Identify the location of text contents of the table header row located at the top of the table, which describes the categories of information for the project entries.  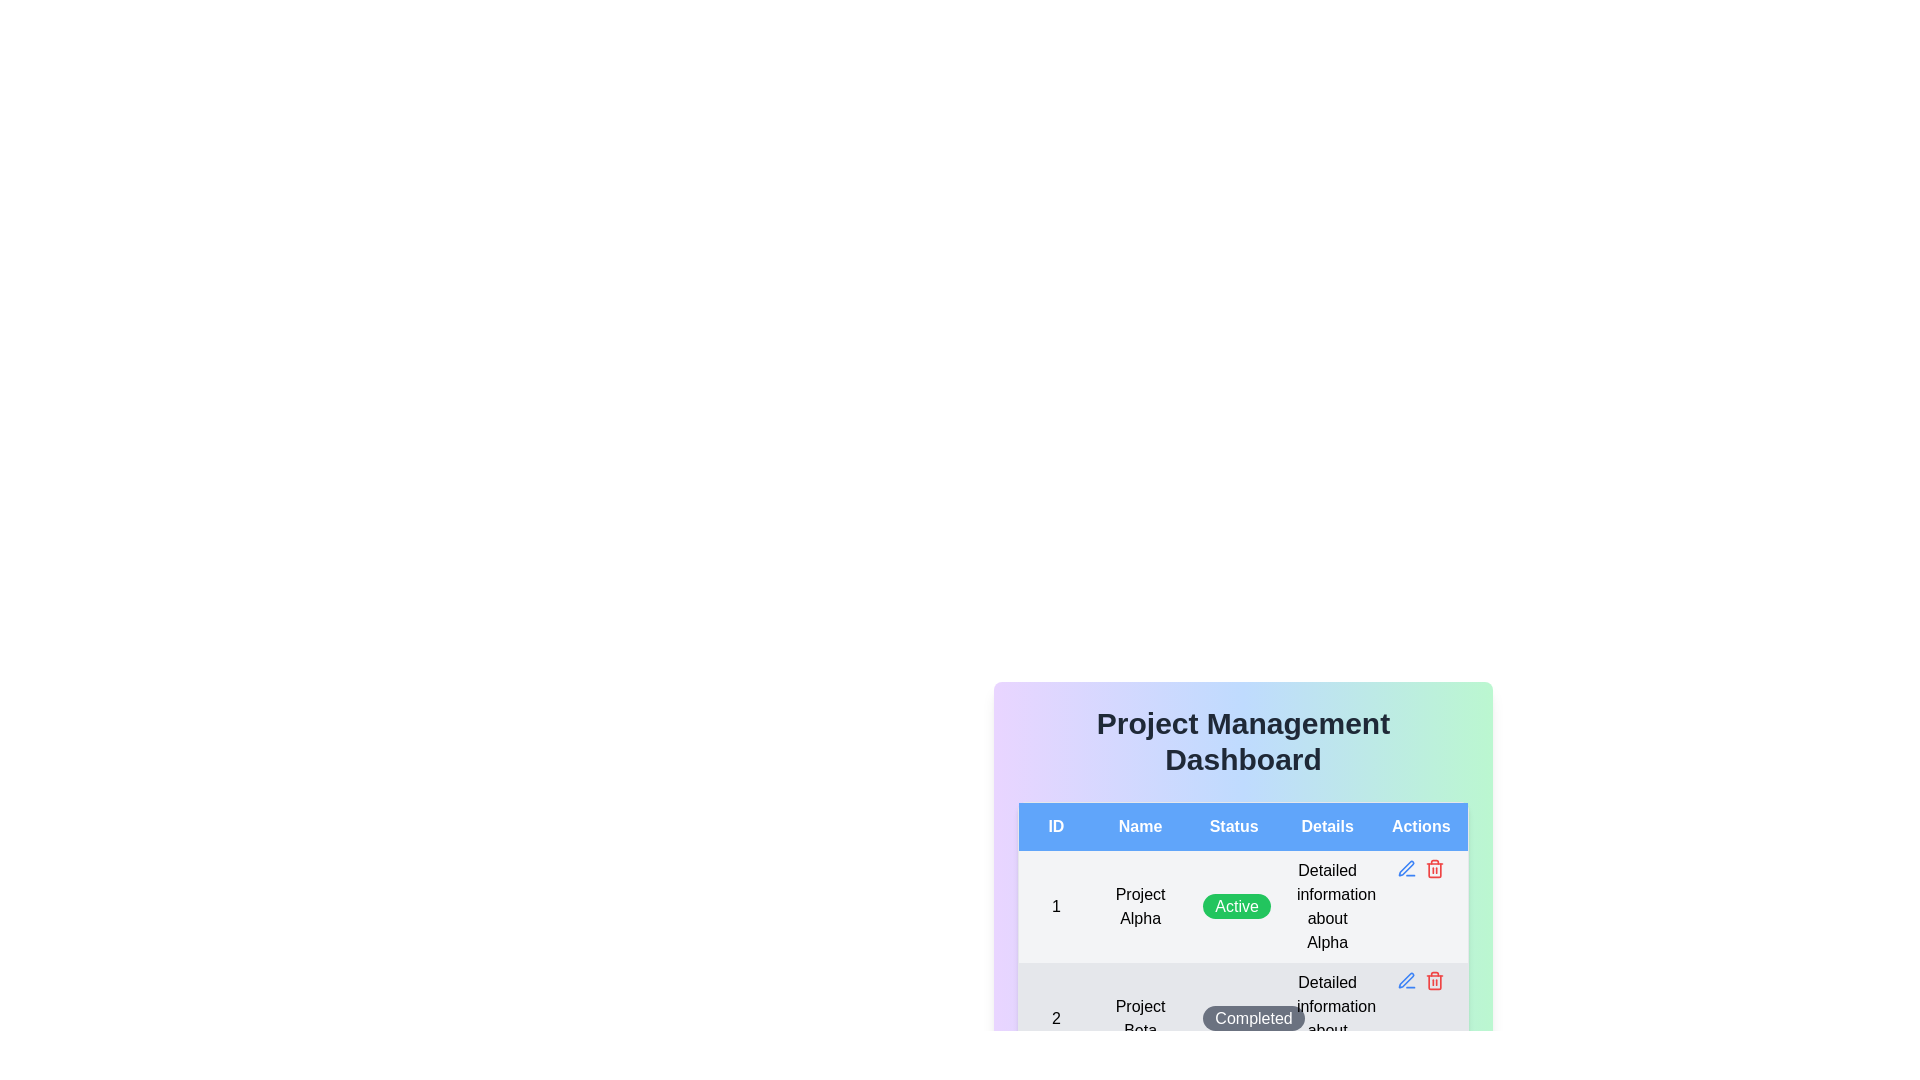
(1242, 826).